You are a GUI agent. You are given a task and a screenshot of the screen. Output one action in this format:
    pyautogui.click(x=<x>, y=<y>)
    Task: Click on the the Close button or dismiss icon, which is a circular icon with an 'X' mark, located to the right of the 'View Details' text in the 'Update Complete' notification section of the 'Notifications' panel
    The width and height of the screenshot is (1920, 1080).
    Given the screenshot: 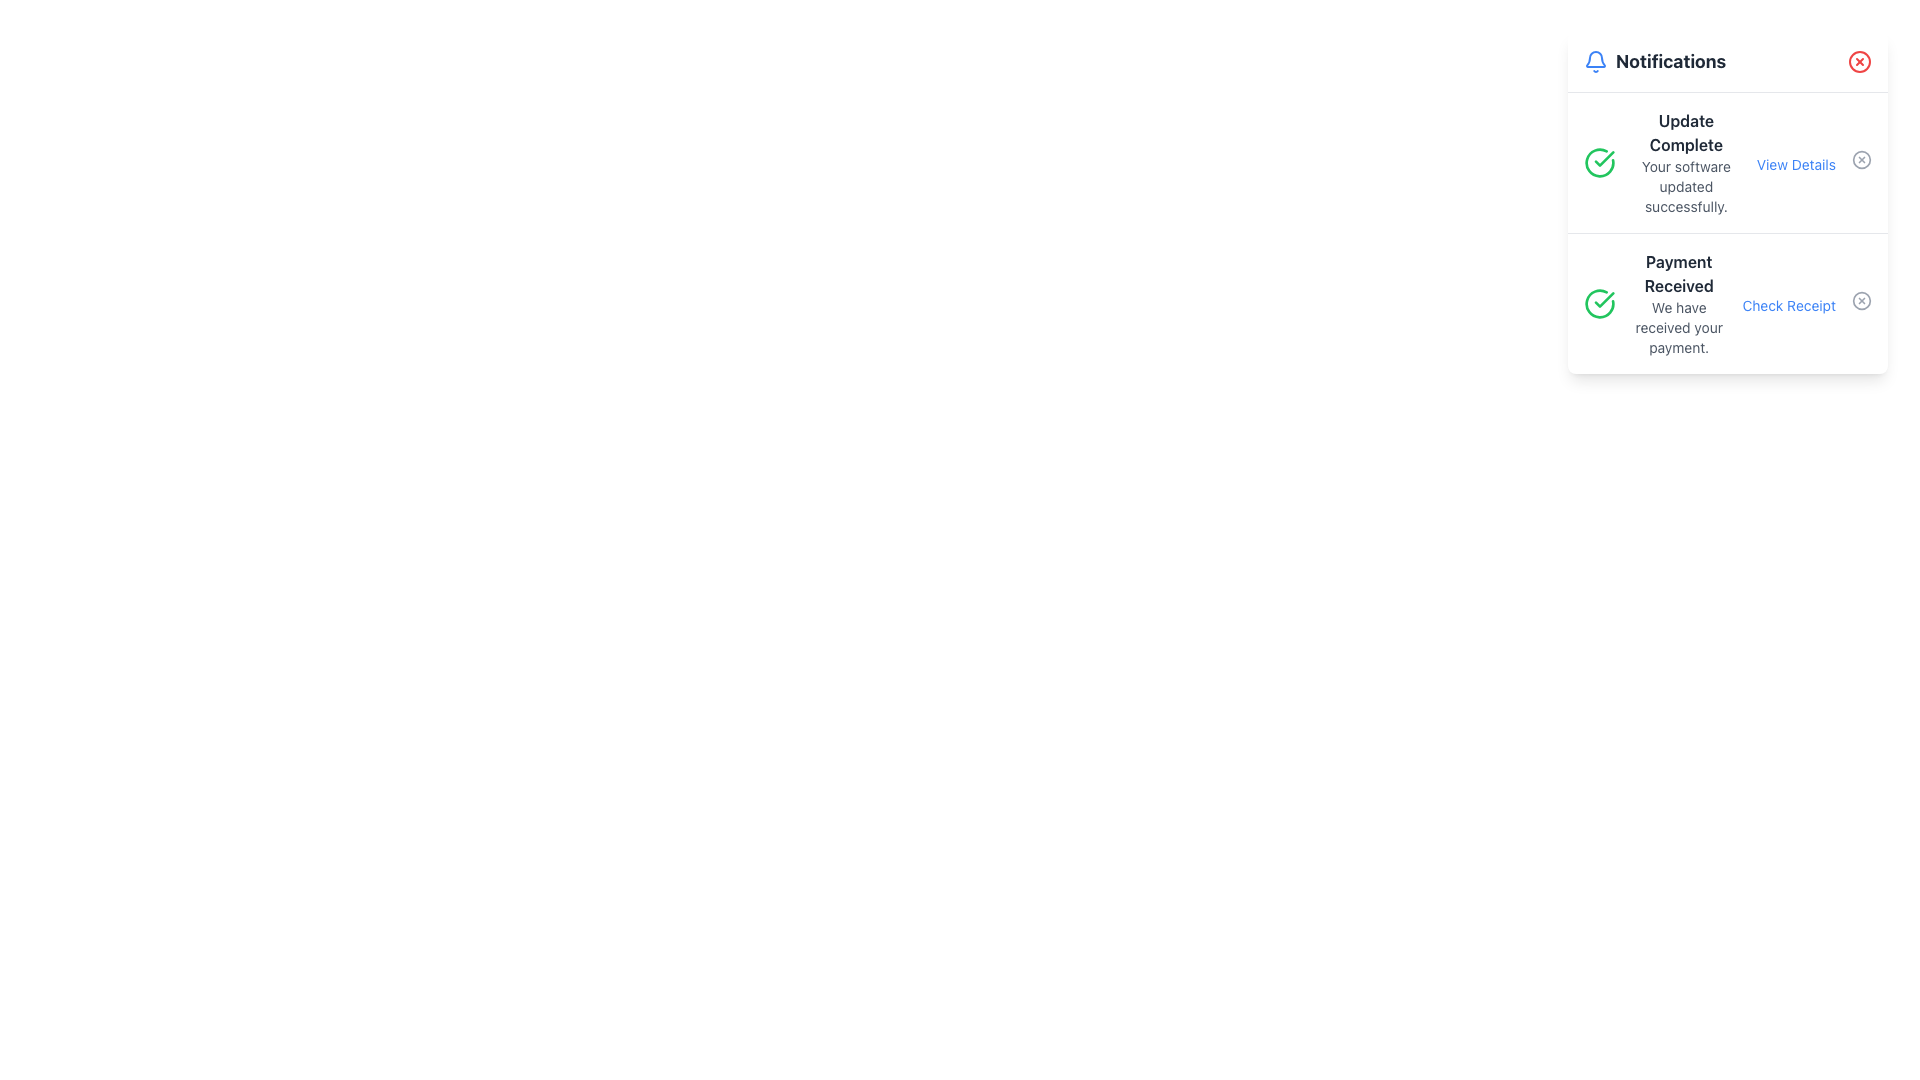 What is the action you would take?
    pyautogui.click(x=1861, y=158)
    